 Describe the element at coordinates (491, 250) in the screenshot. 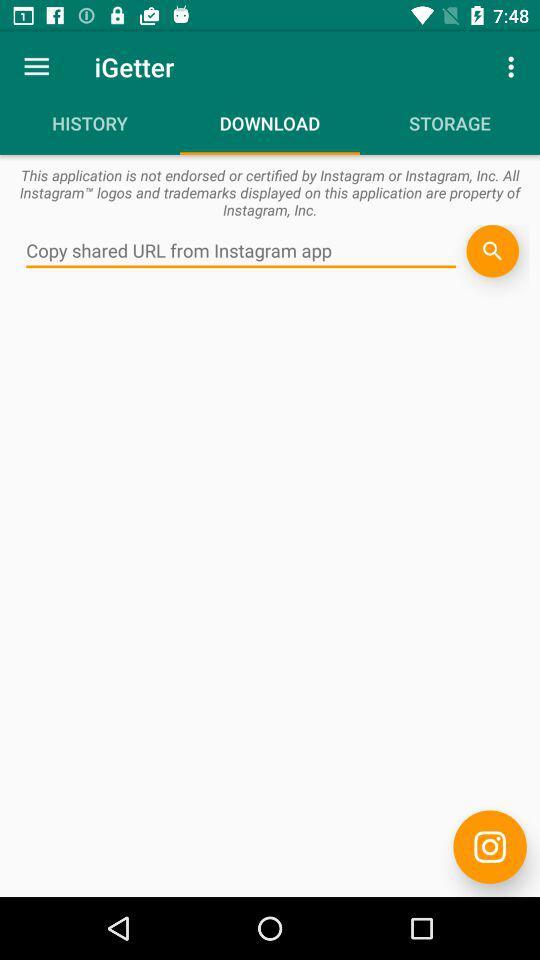

I see `share the article` at that location.